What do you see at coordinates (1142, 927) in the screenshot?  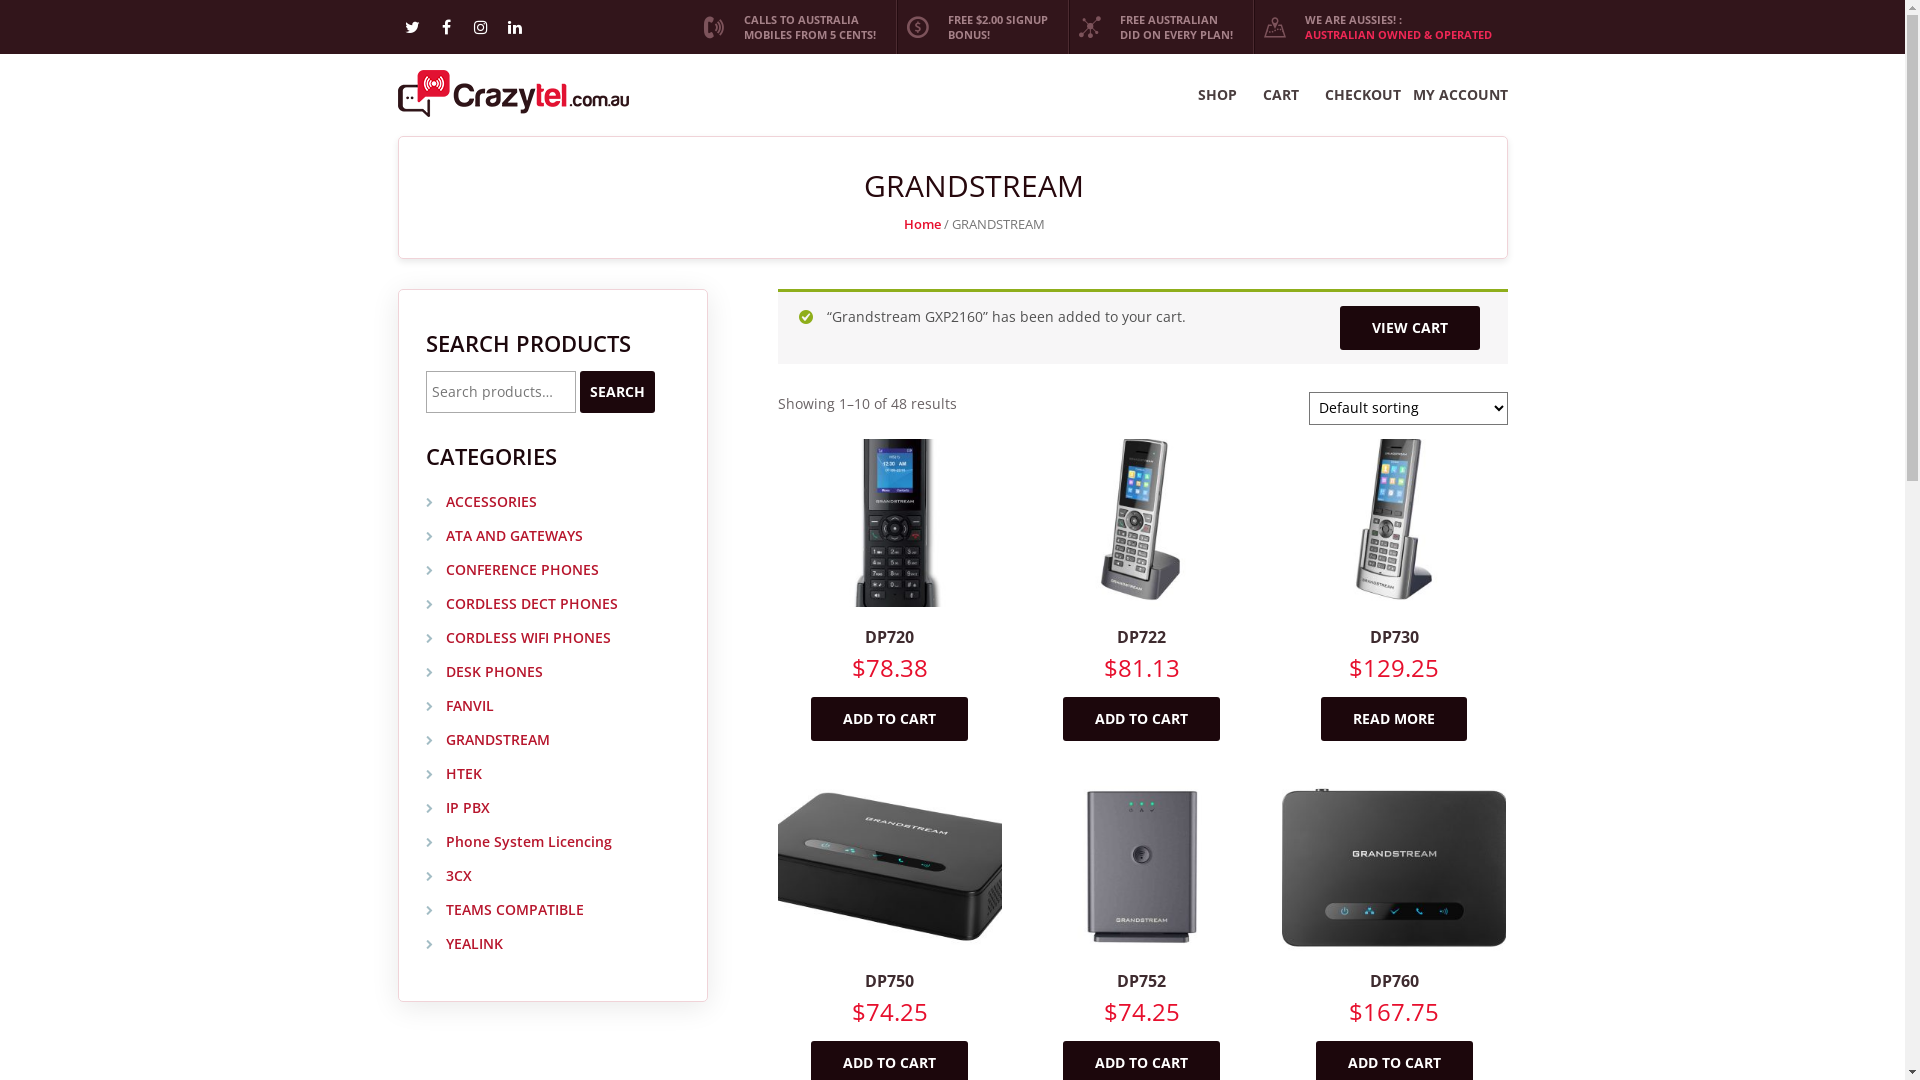 I see `'DP752` at bounding box center [1142, 927].